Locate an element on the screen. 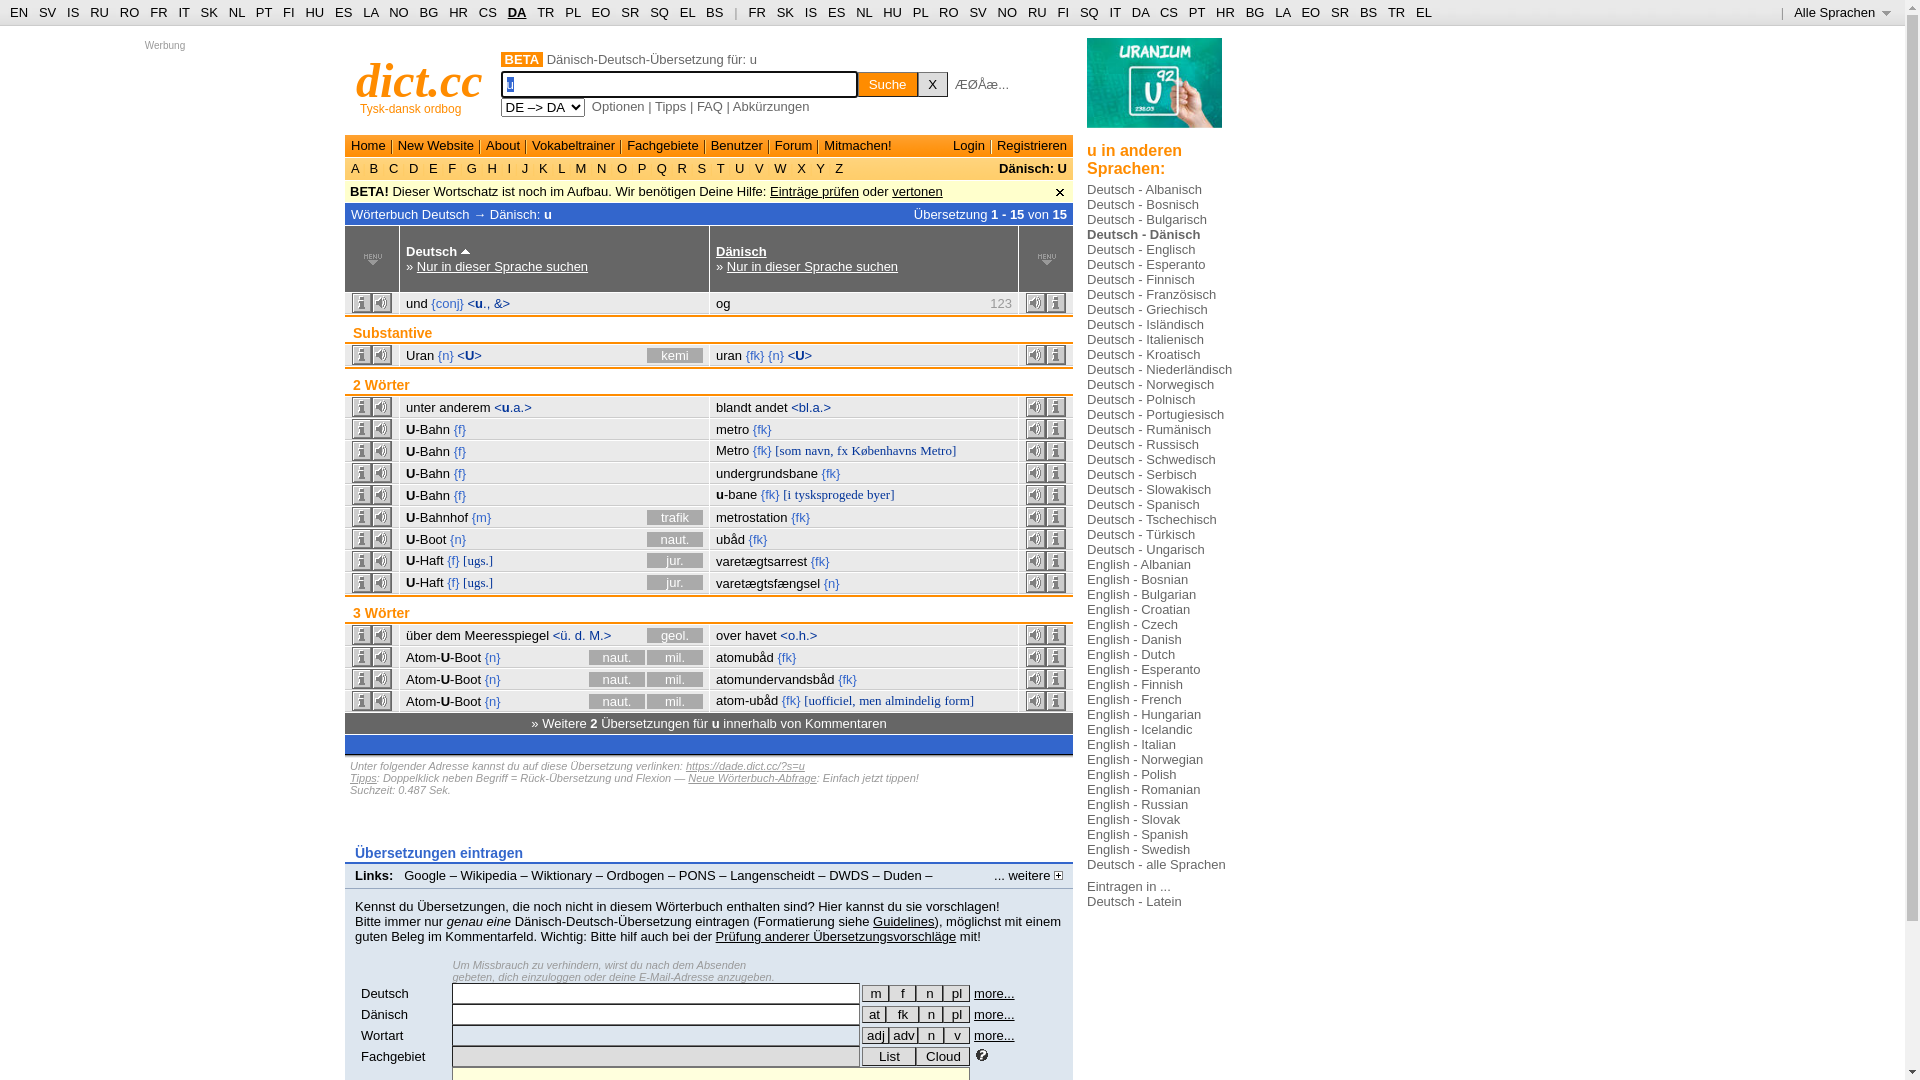 Image resolution: width=1920 pixels, height=1080 pixels. 'PONS' is located at coordinates (697, 874).